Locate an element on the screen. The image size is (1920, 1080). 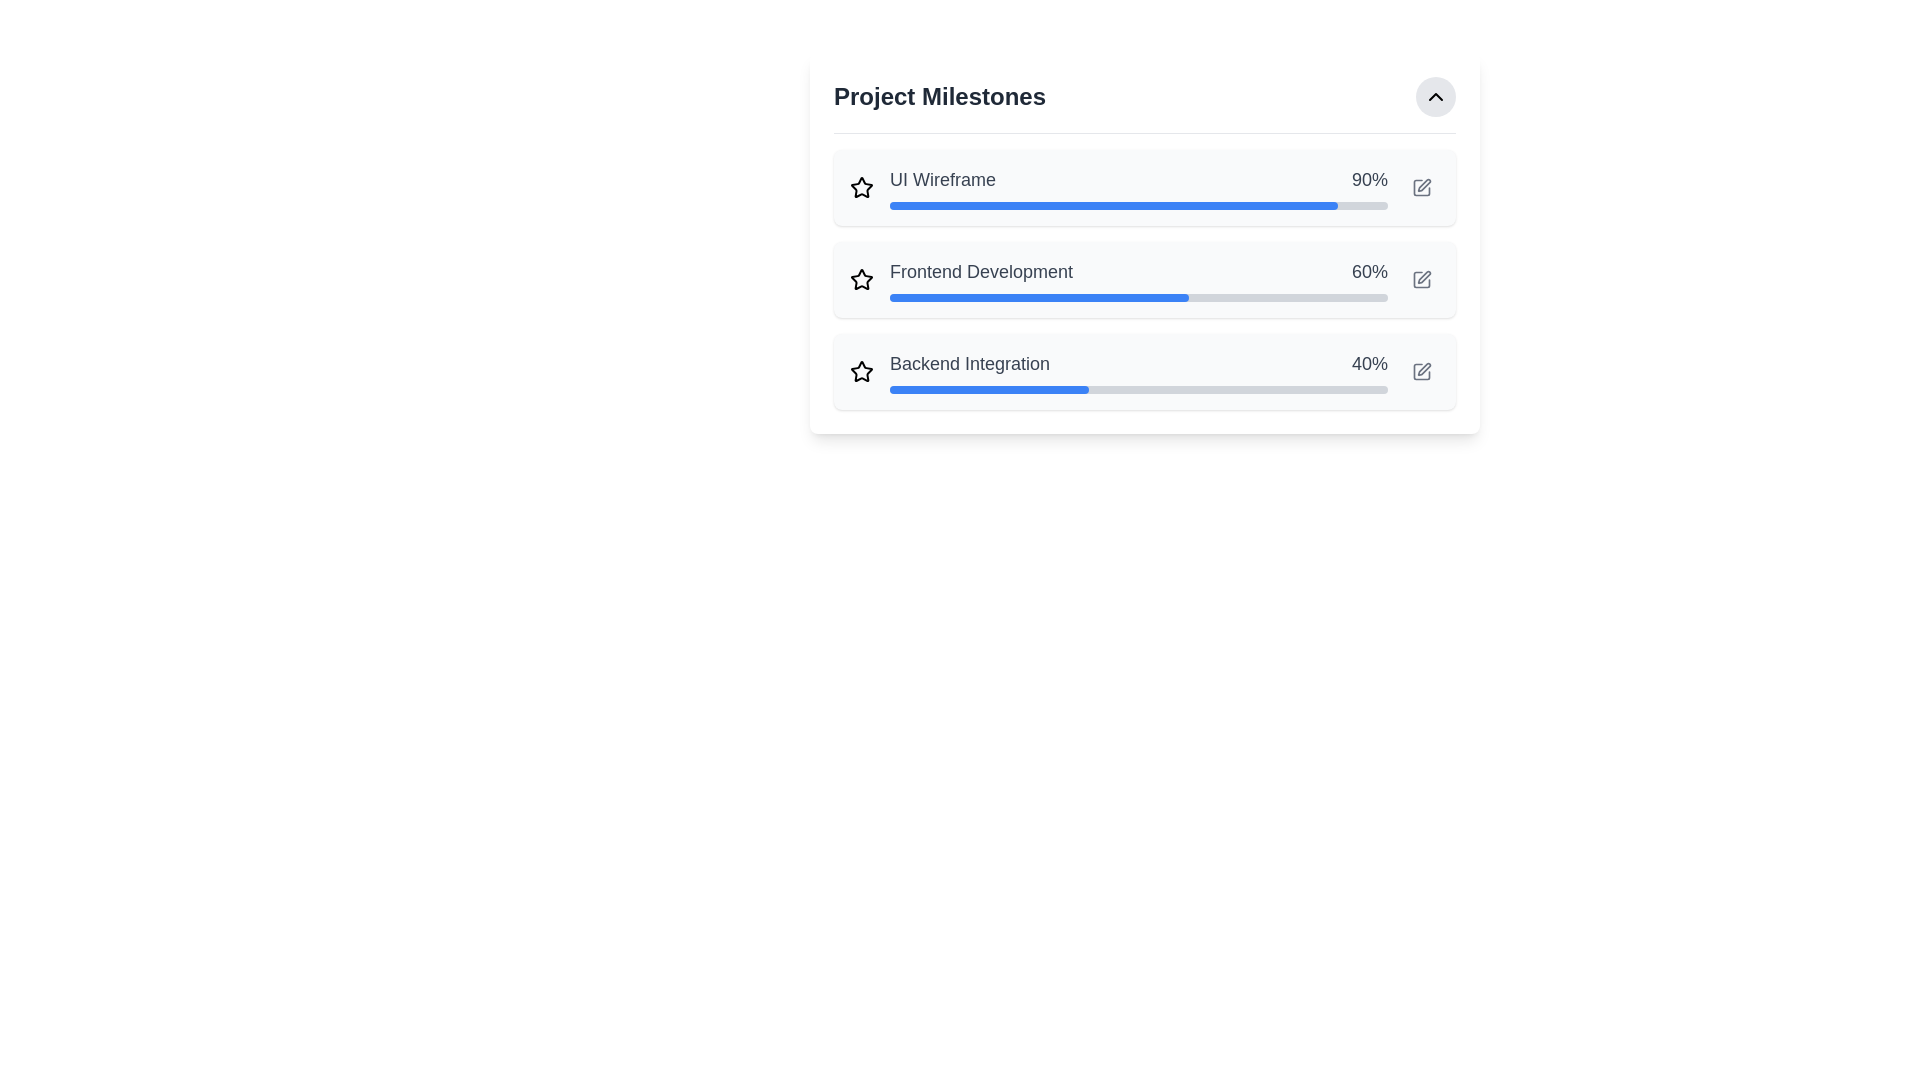
the edit vector icon located to the right of the third milestone entry labeled 'Backend Integration' is located at coordinates (1423, 369).